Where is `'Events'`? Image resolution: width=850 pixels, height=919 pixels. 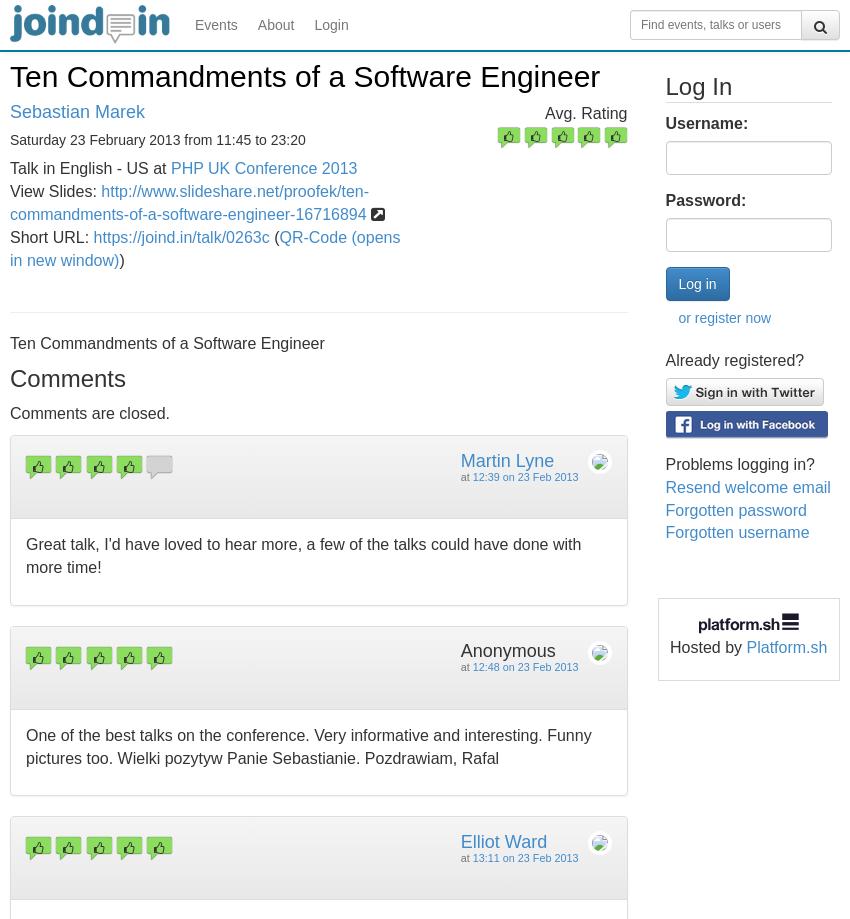
'Events' is located at coordinates (215, 24).